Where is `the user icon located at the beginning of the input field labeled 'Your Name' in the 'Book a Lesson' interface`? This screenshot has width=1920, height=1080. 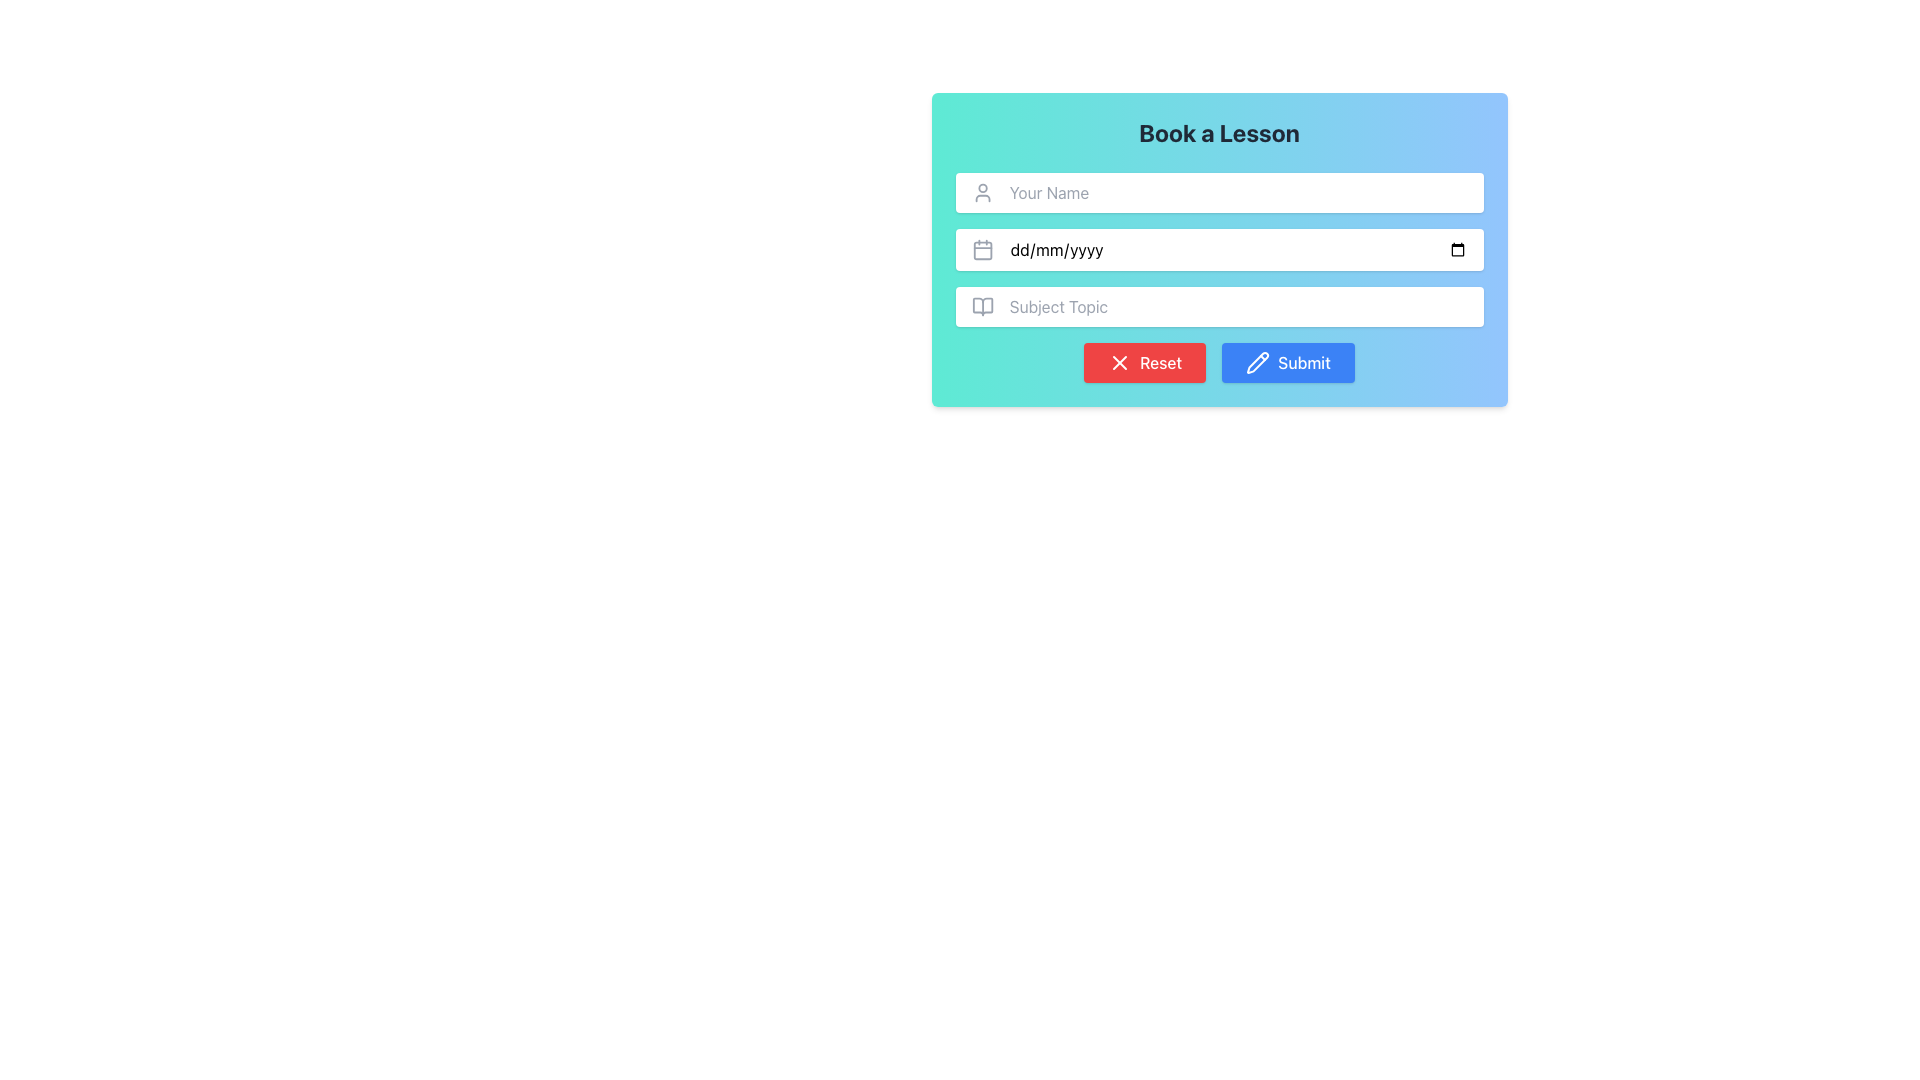 the user icon located at the beginning of the input field labeled 'Your Name' in the 'Book a Lesson' interface is located at coordinates (982, 192).